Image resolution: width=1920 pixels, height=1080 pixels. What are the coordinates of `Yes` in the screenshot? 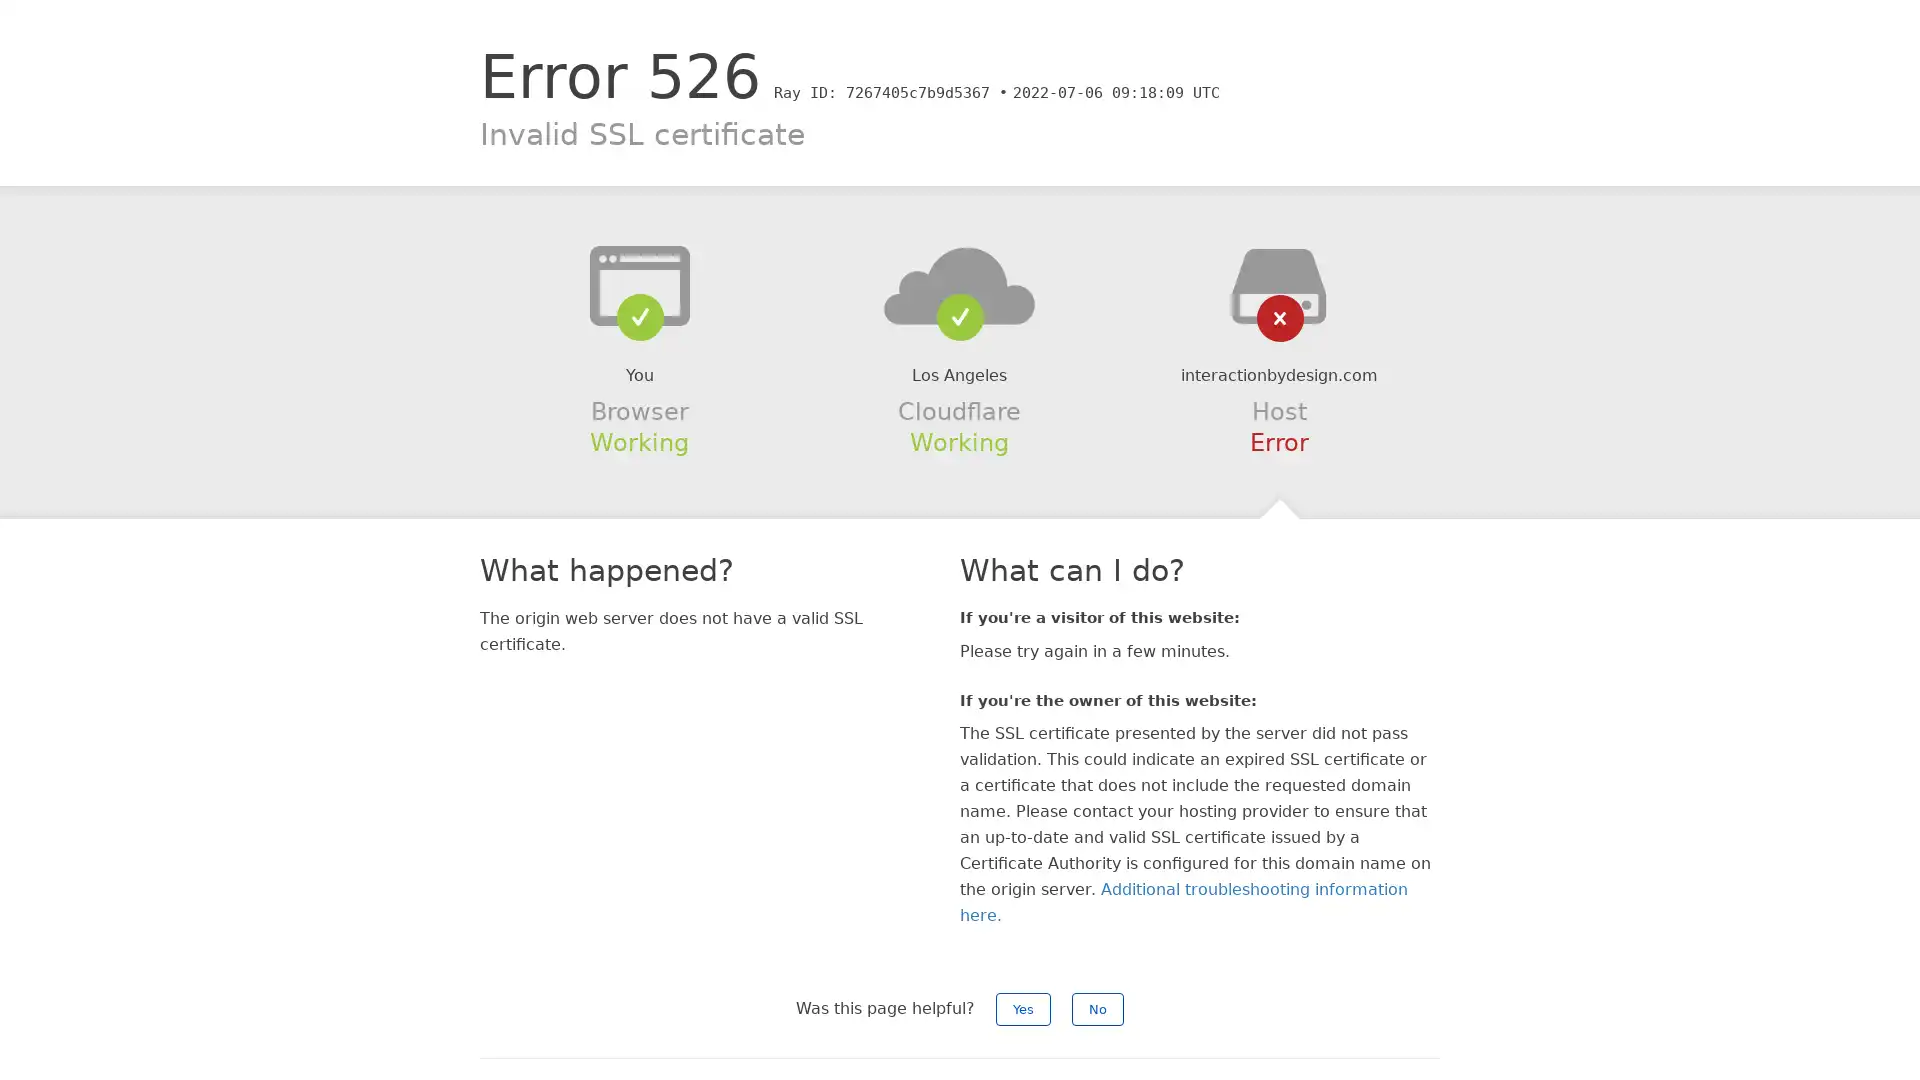 It's located at (1023, 1009).